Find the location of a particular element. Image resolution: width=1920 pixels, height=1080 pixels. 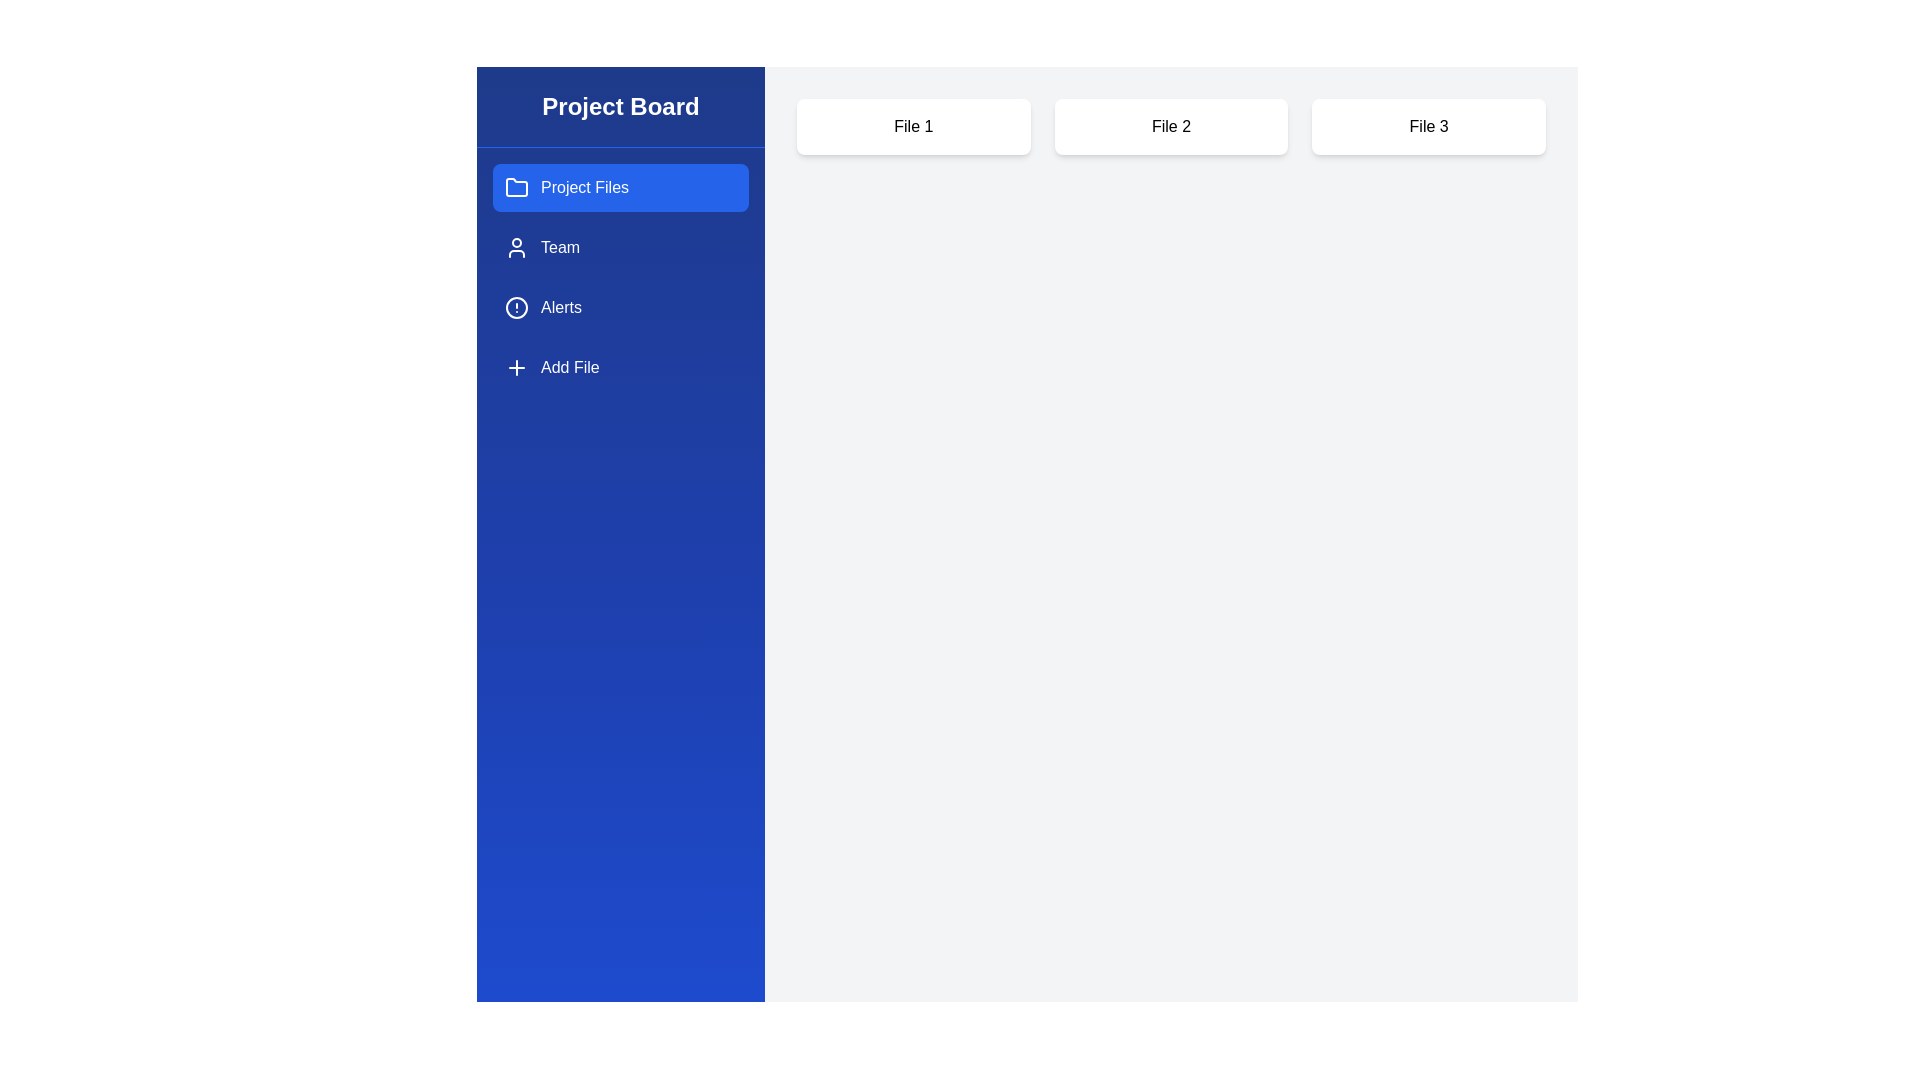

the card or button representing 'File 3', which is the third item in a row of three cards arranged horizontally is located at coordinates (1428, 127).